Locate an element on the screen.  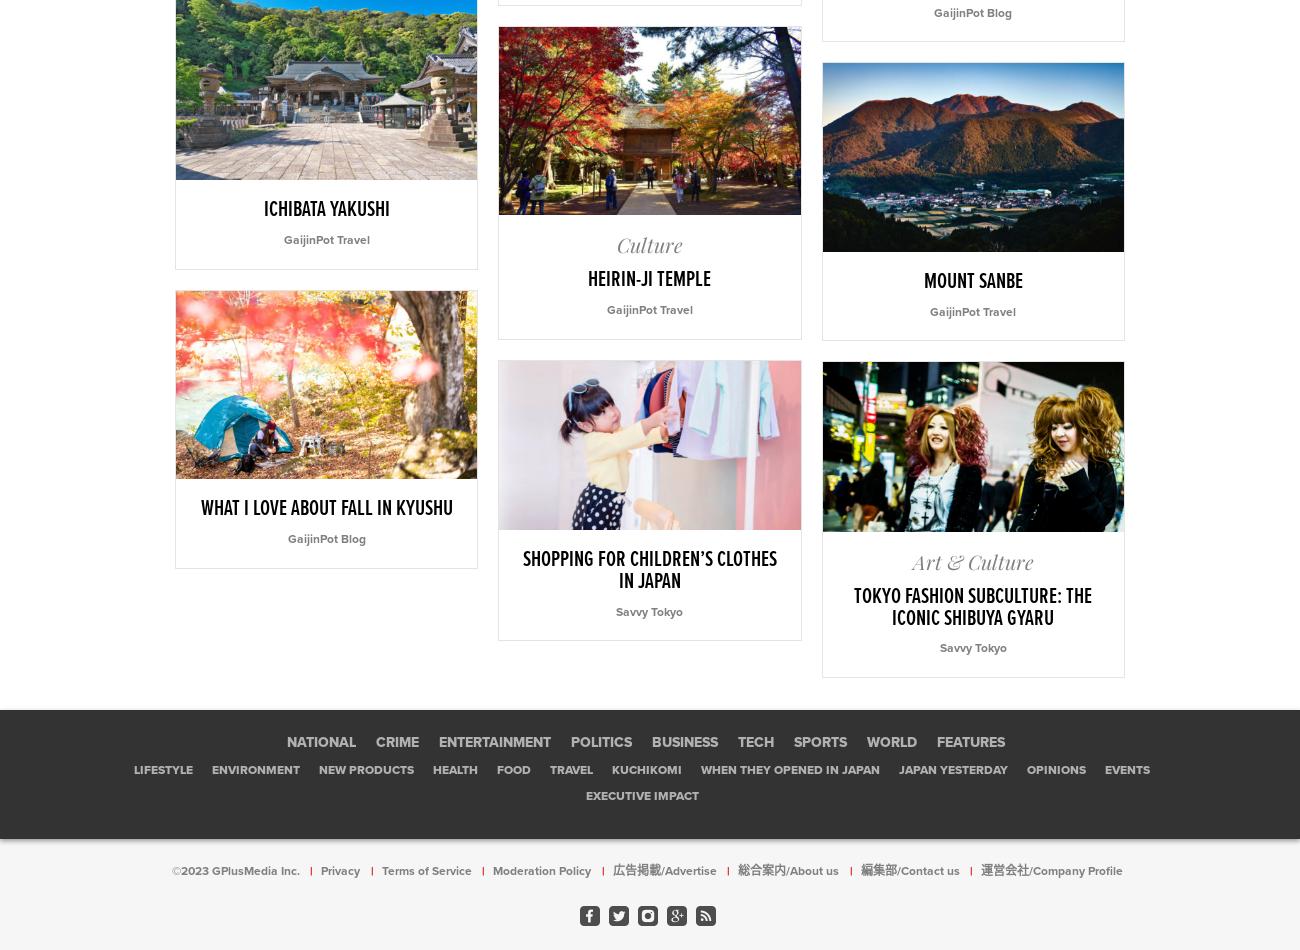
'Privacy' is located at coordinates (339, 869).